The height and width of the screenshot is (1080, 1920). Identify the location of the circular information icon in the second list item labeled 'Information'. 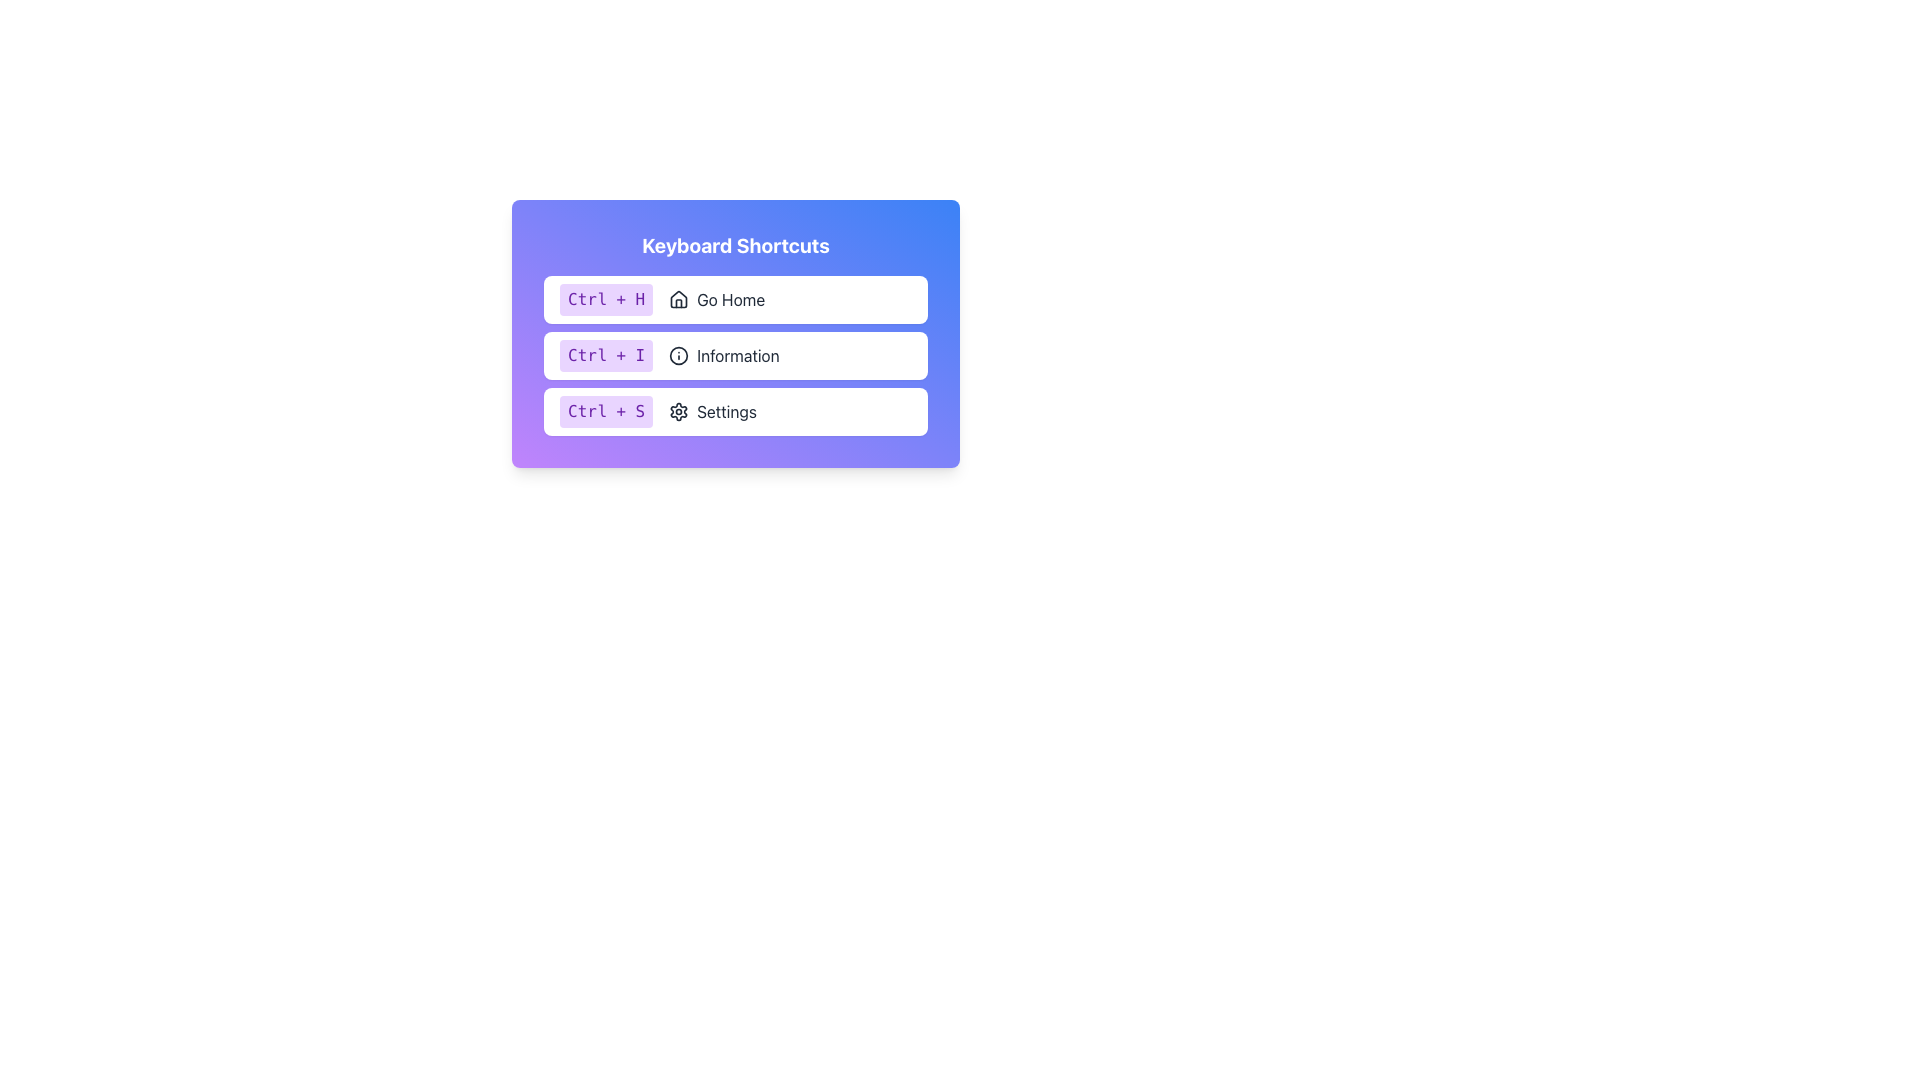
(734, 354).